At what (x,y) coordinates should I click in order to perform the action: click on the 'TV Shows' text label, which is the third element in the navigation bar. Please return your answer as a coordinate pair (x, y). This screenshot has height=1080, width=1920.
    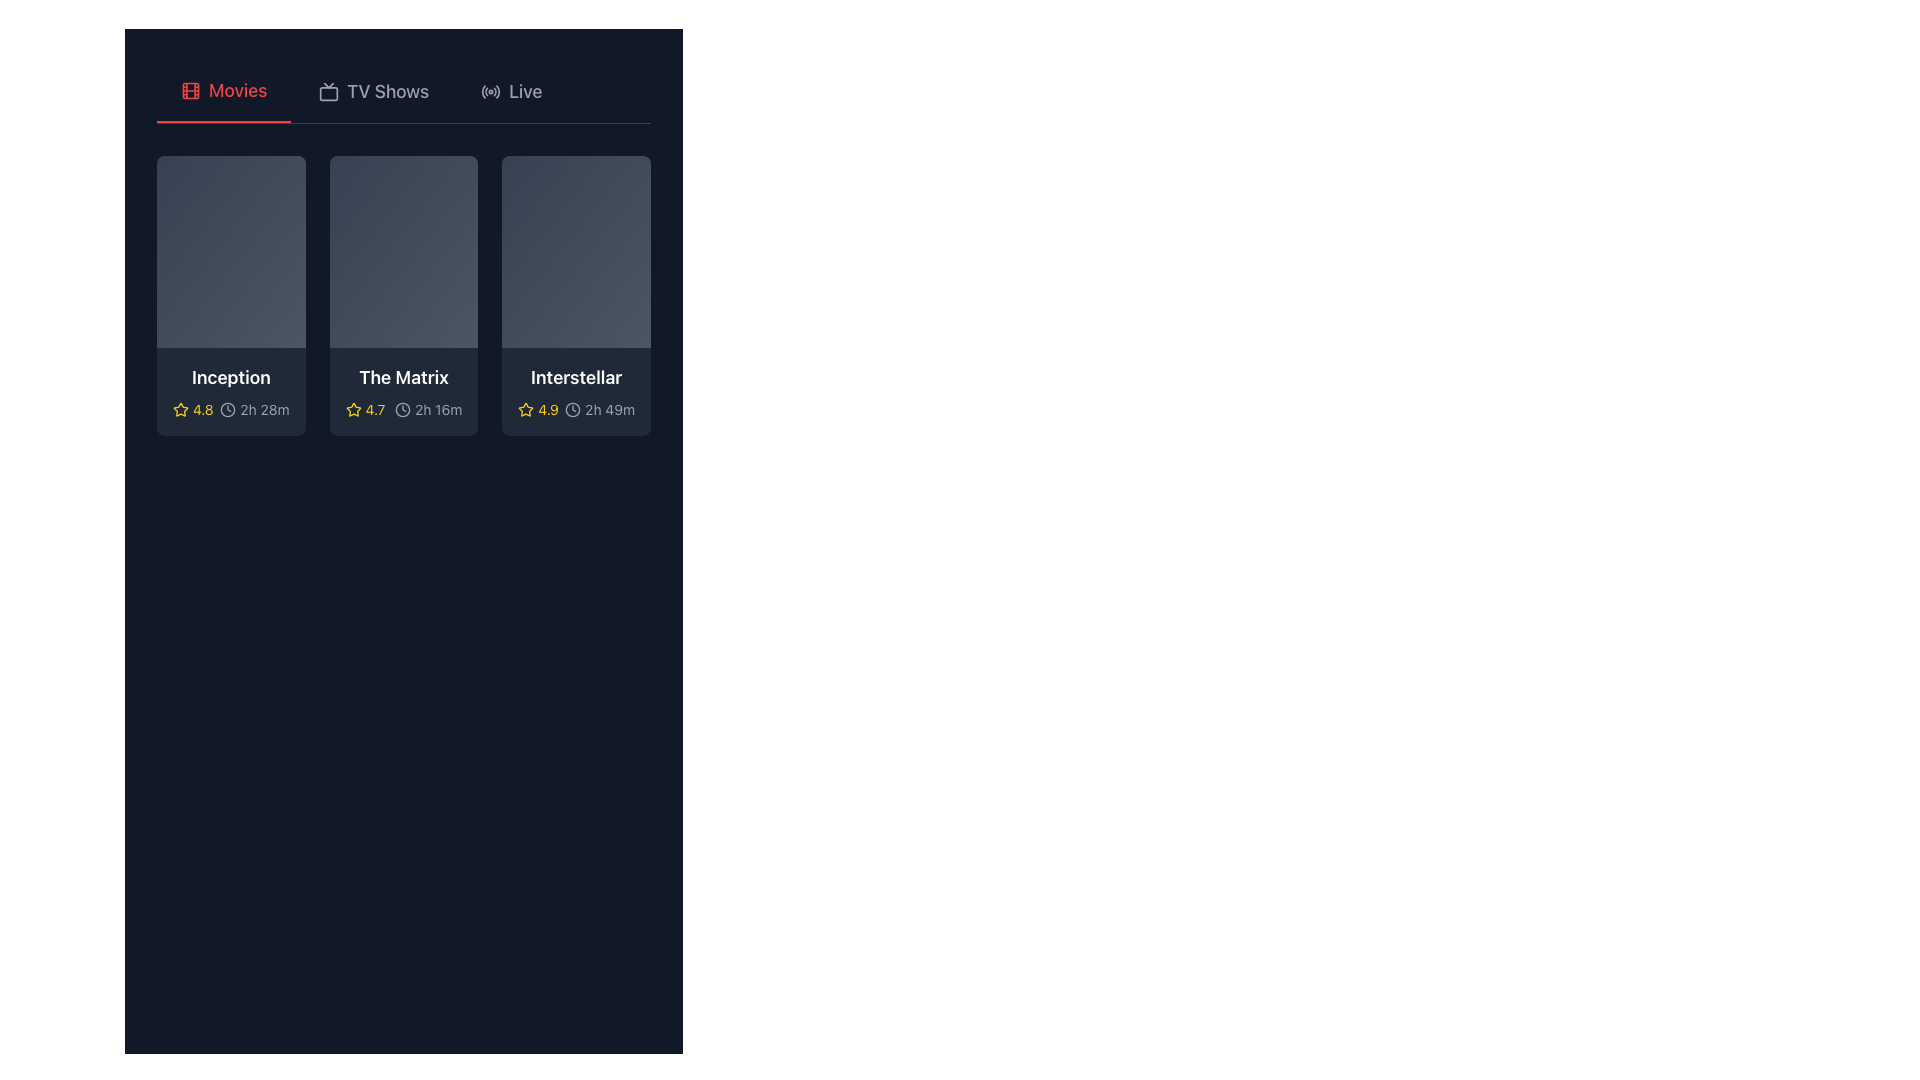
    Looking at the image, I should click on (388, 92).